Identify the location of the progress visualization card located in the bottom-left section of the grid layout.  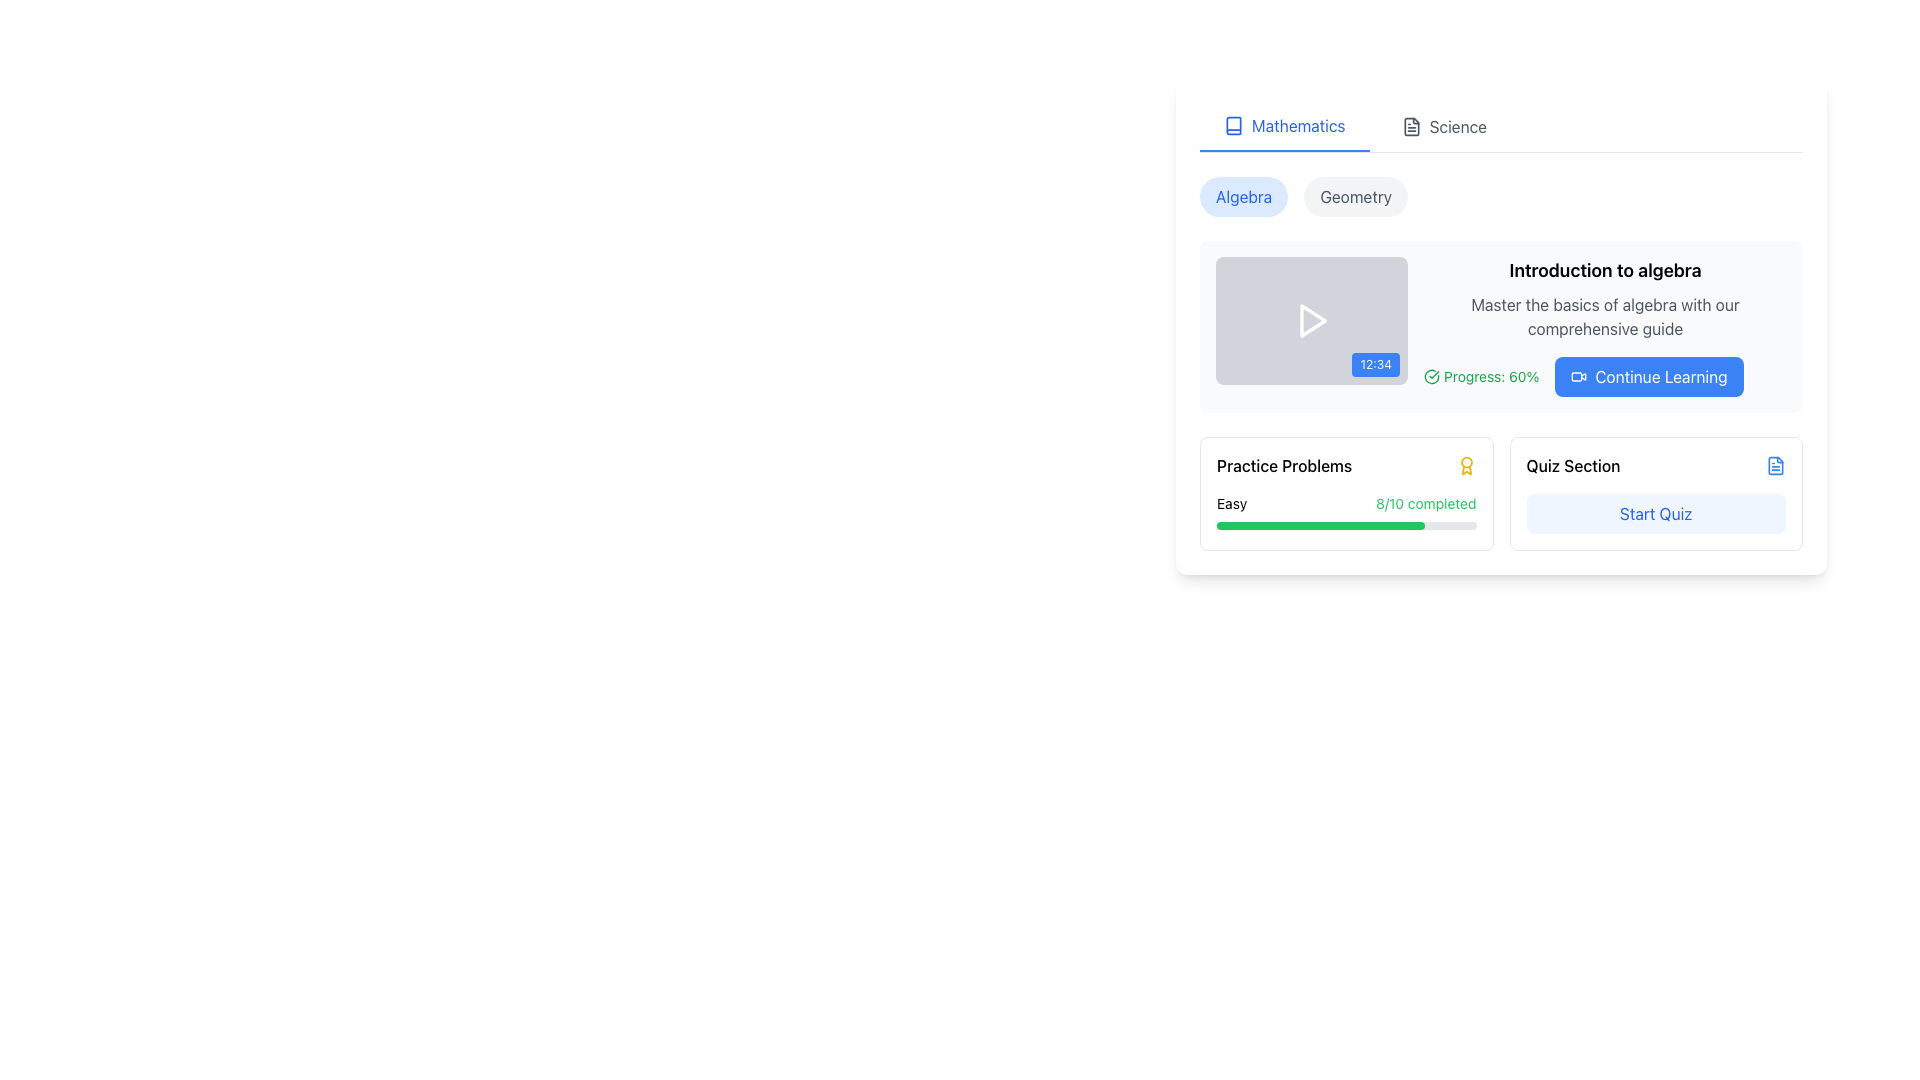
(1346, 493).